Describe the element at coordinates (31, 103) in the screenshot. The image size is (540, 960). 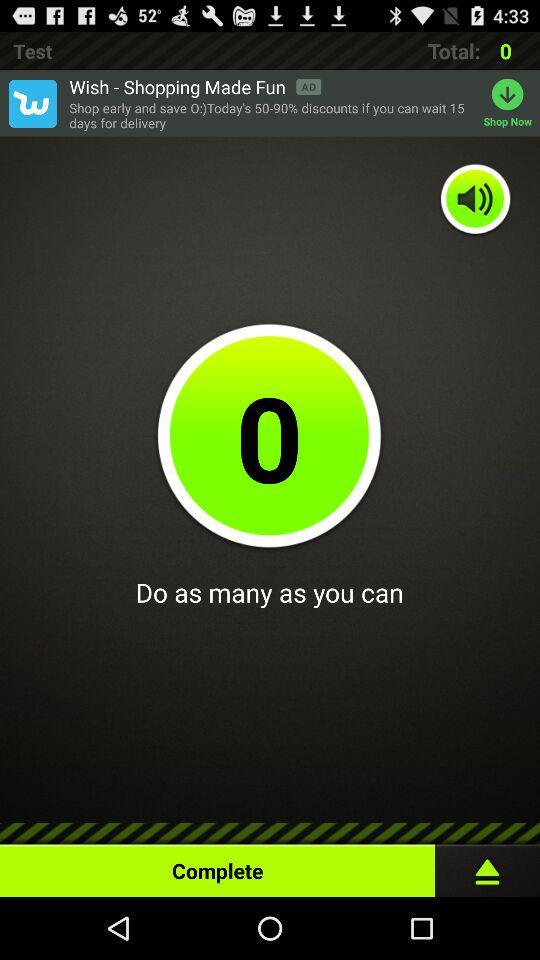
I see `advertisement for wish app` at that location.